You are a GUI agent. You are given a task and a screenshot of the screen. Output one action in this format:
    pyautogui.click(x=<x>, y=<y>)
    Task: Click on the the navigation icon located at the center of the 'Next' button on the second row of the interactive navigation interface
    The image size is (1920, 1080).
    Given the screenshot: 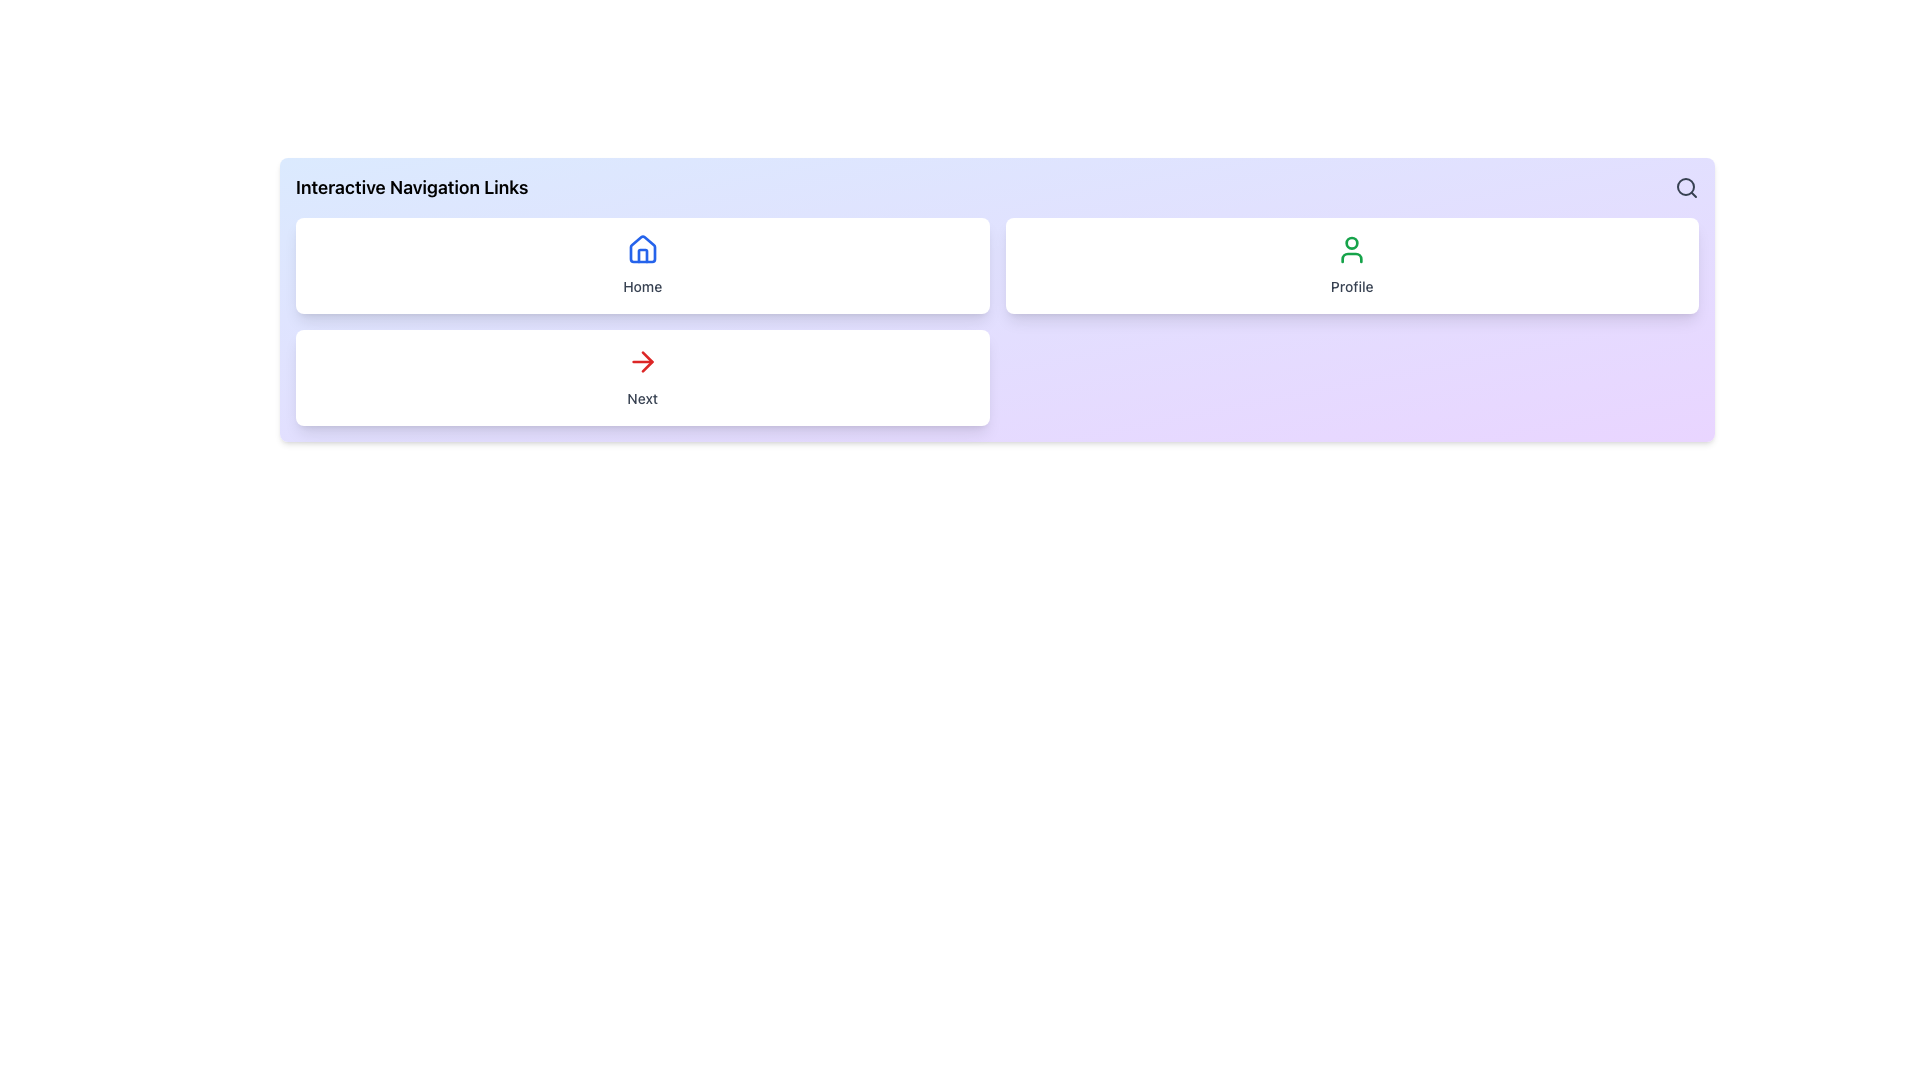 What is the action you would take?
    pyautogui.click(x=642, y=362)
    